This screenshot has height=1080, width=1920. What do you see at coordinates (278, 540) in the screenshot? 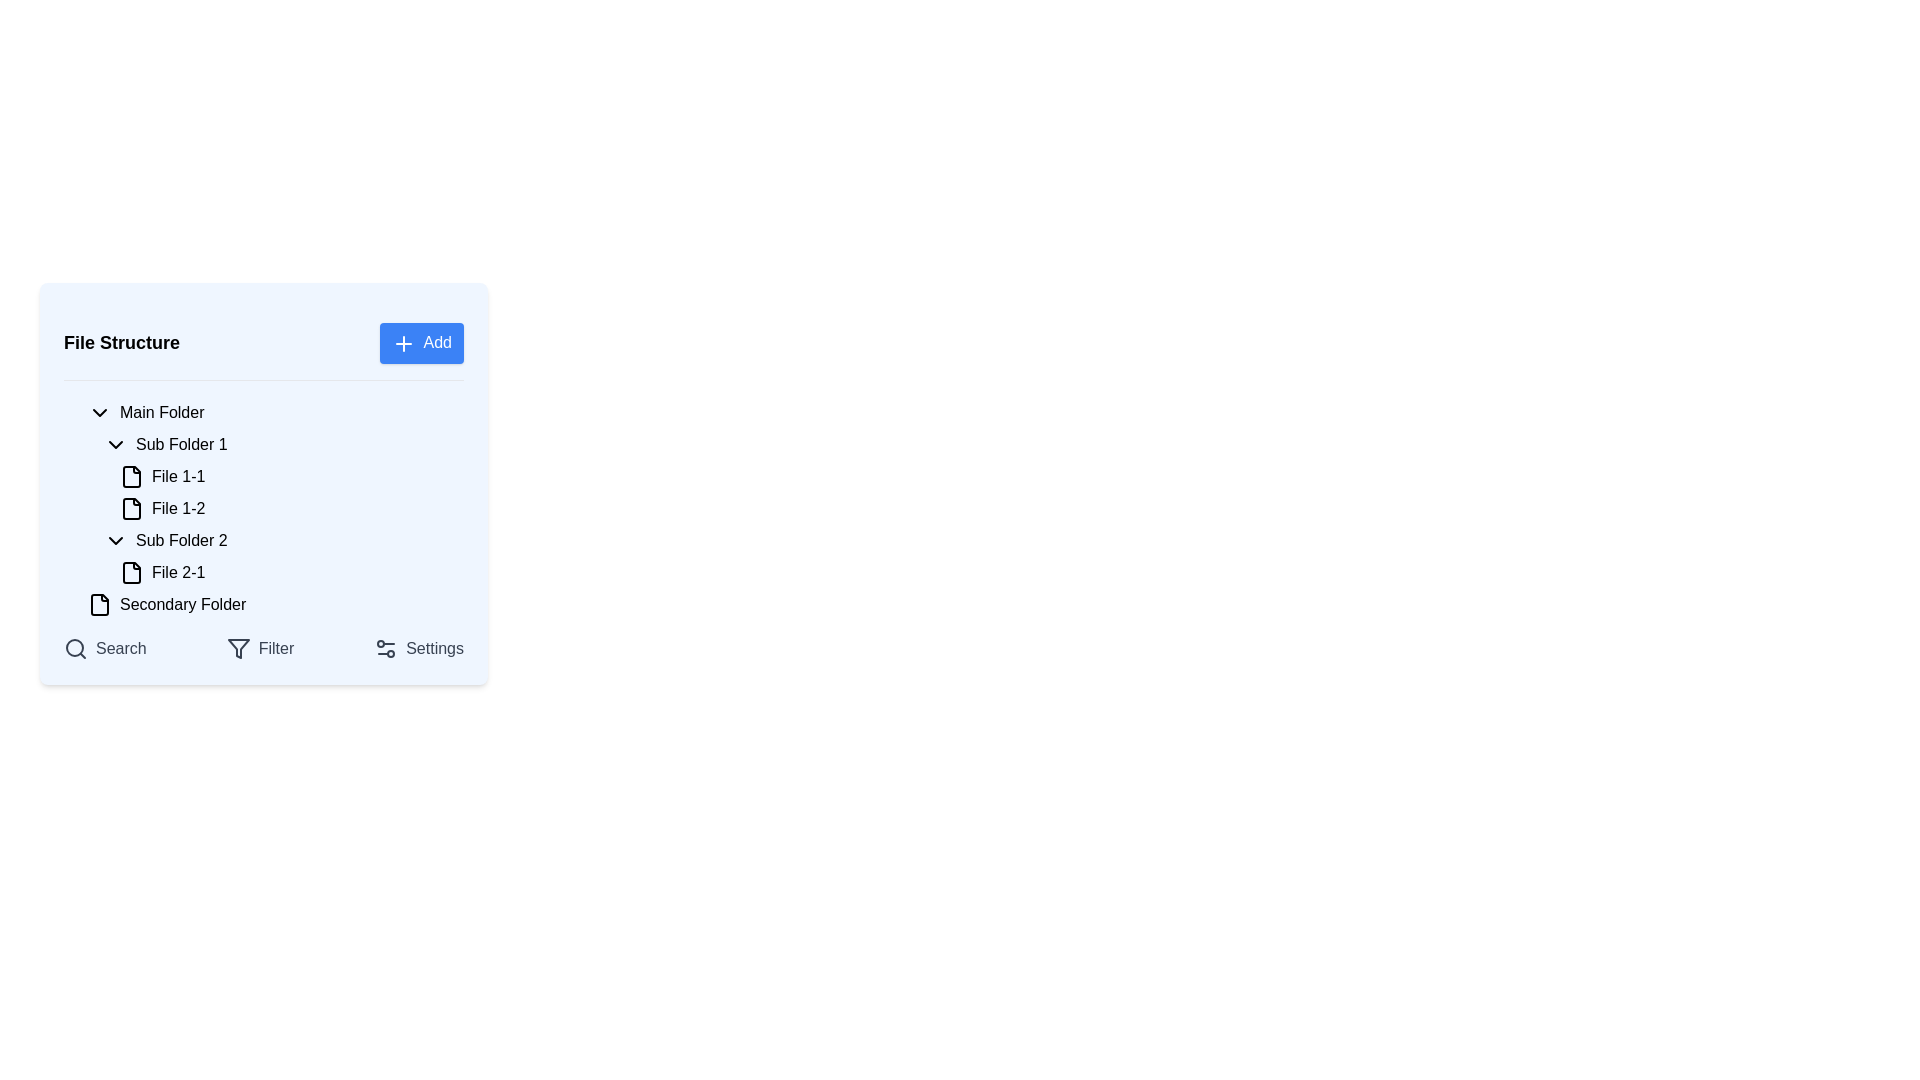
I see `the 'Sub Folder 2' collapsible folder item located under 'Sub Folder 1'` at bounding box center [278, 540].